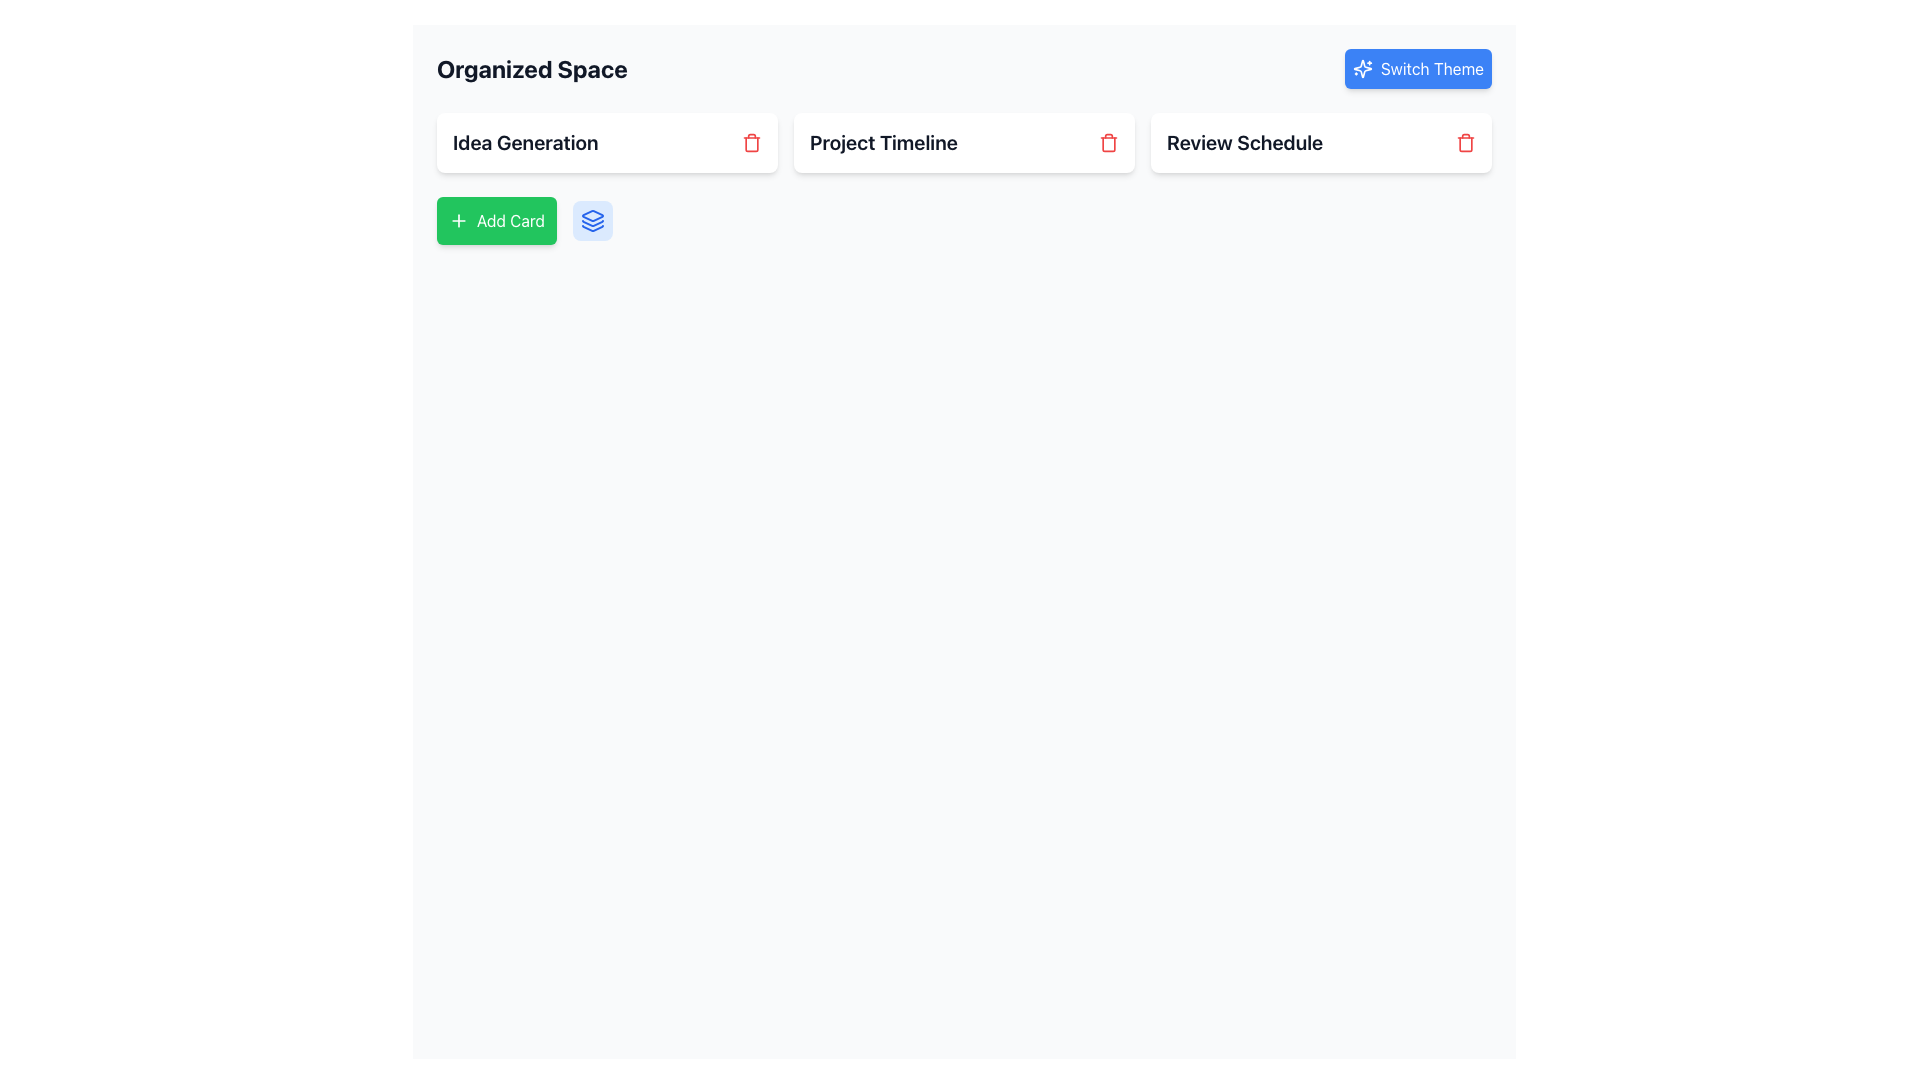 The width and height of the screenshot is (1920, 1080). I want to click on the theme switching icon located on the left side of the 'Switch Theme' button, so click(1361, 68).